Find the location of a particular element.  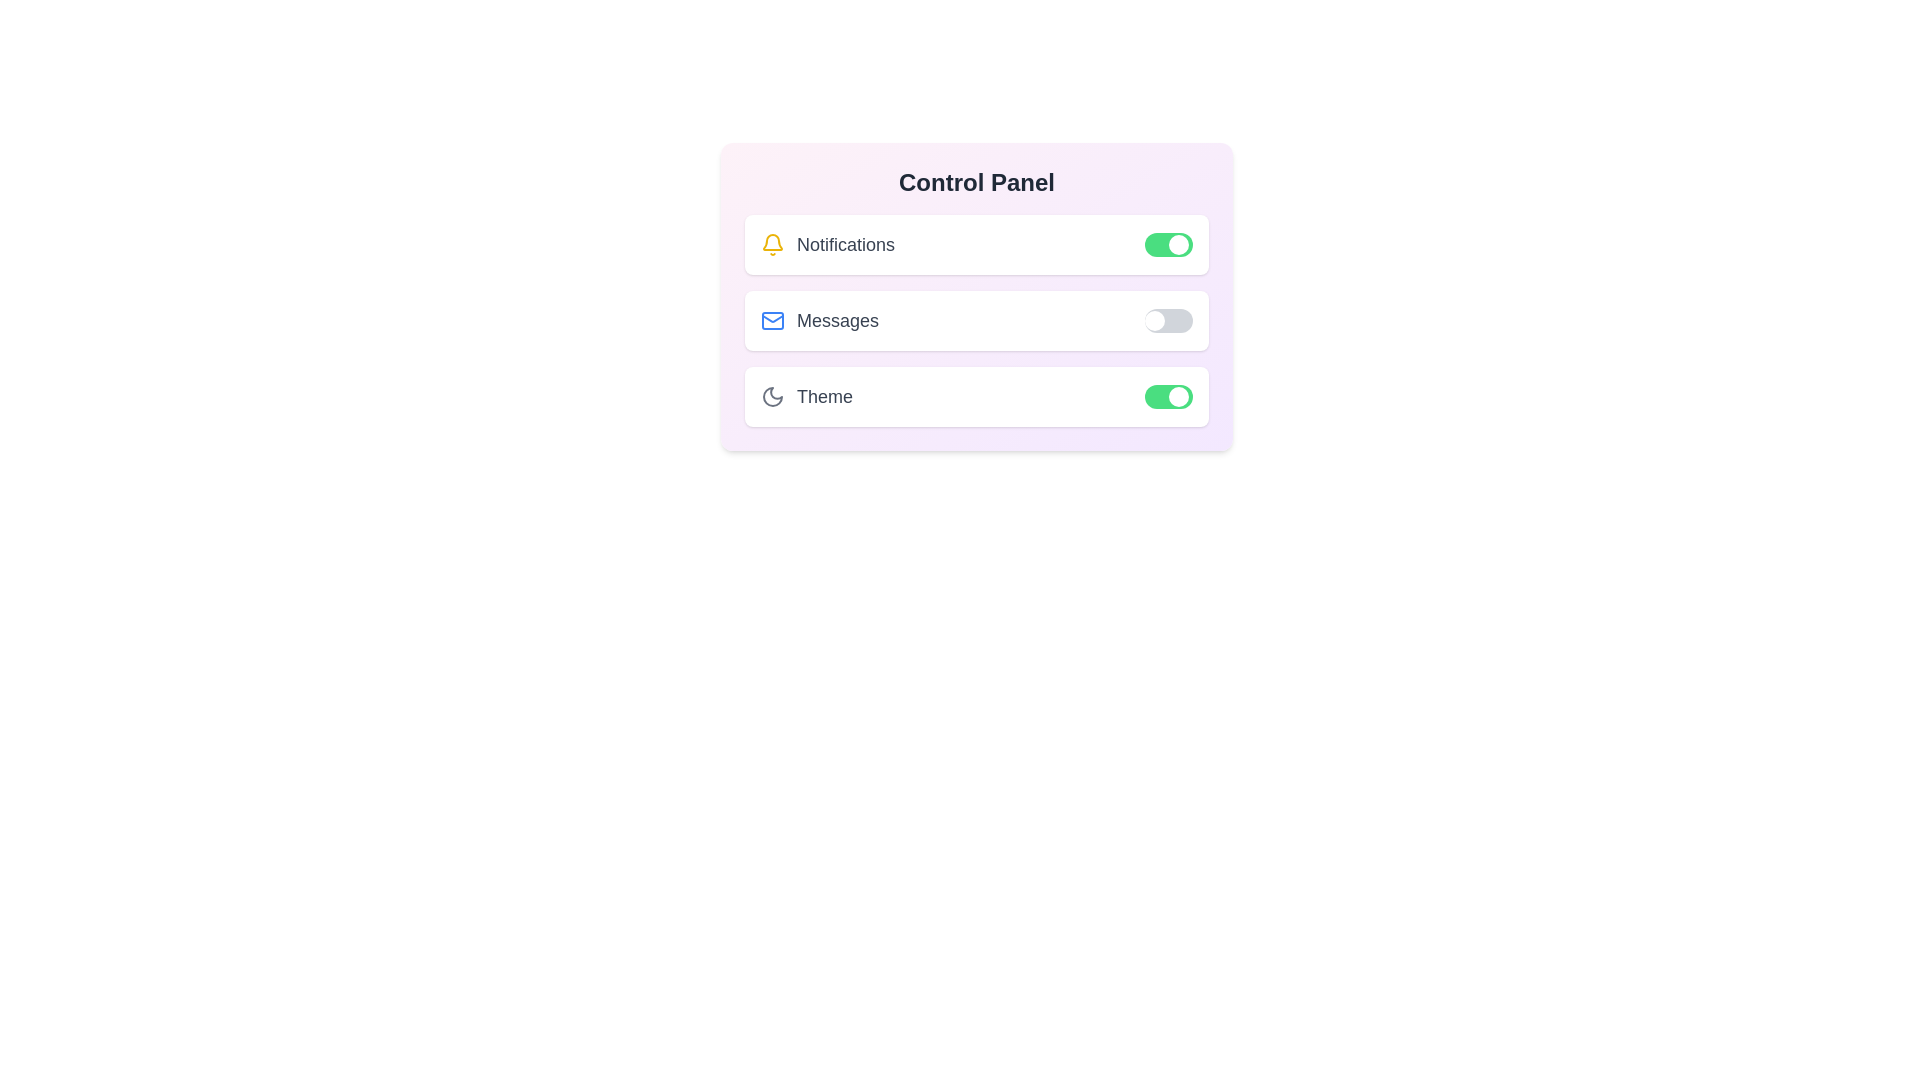

the toggle switch located to the far right of the 'Messages' section to change its state is located at coordinates (1169, 319).